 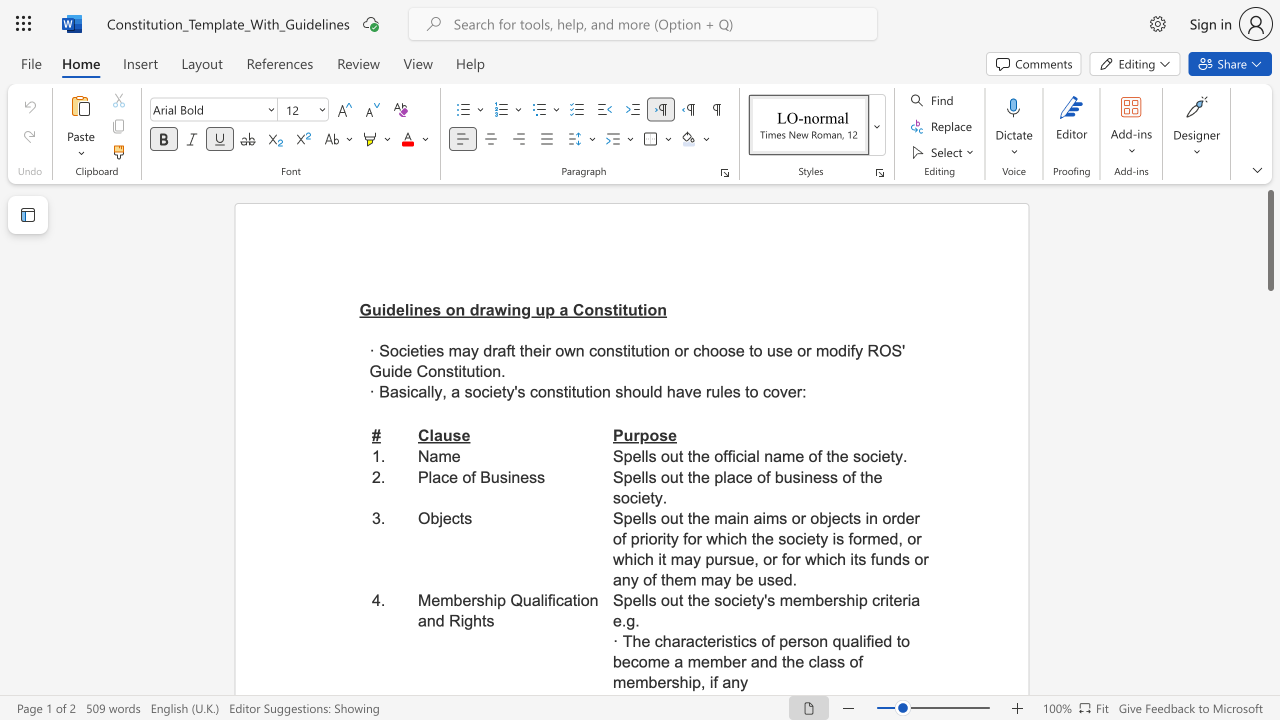 I want to click on the vertical scrollbar to lower the page content, so click(x=1269, y=560).